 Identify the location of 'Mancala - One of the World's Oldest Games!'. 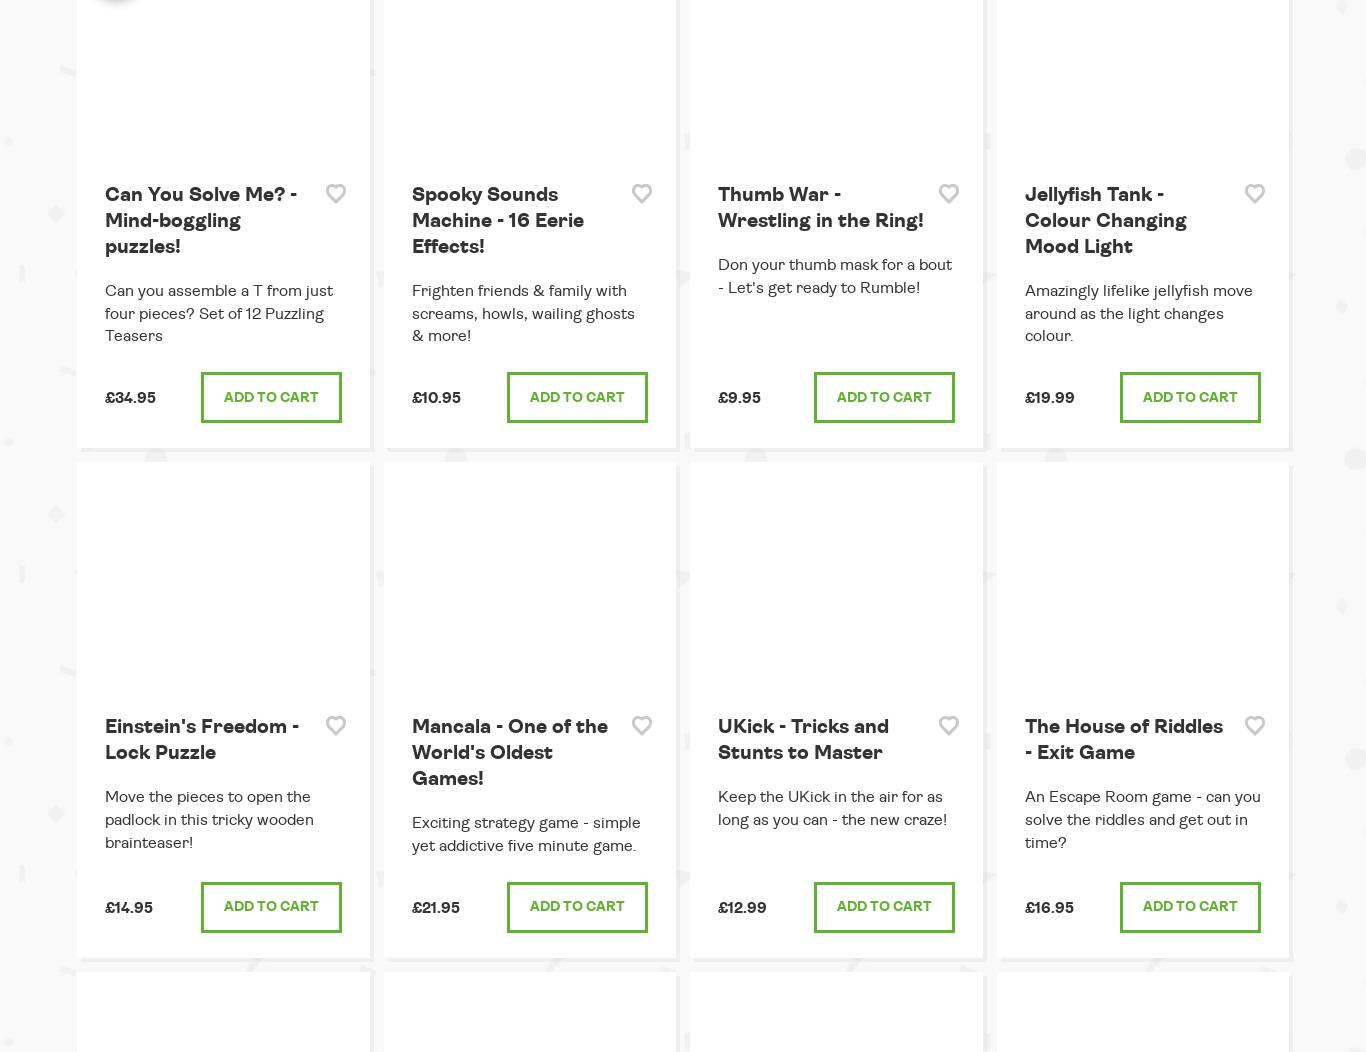
(410, 752).